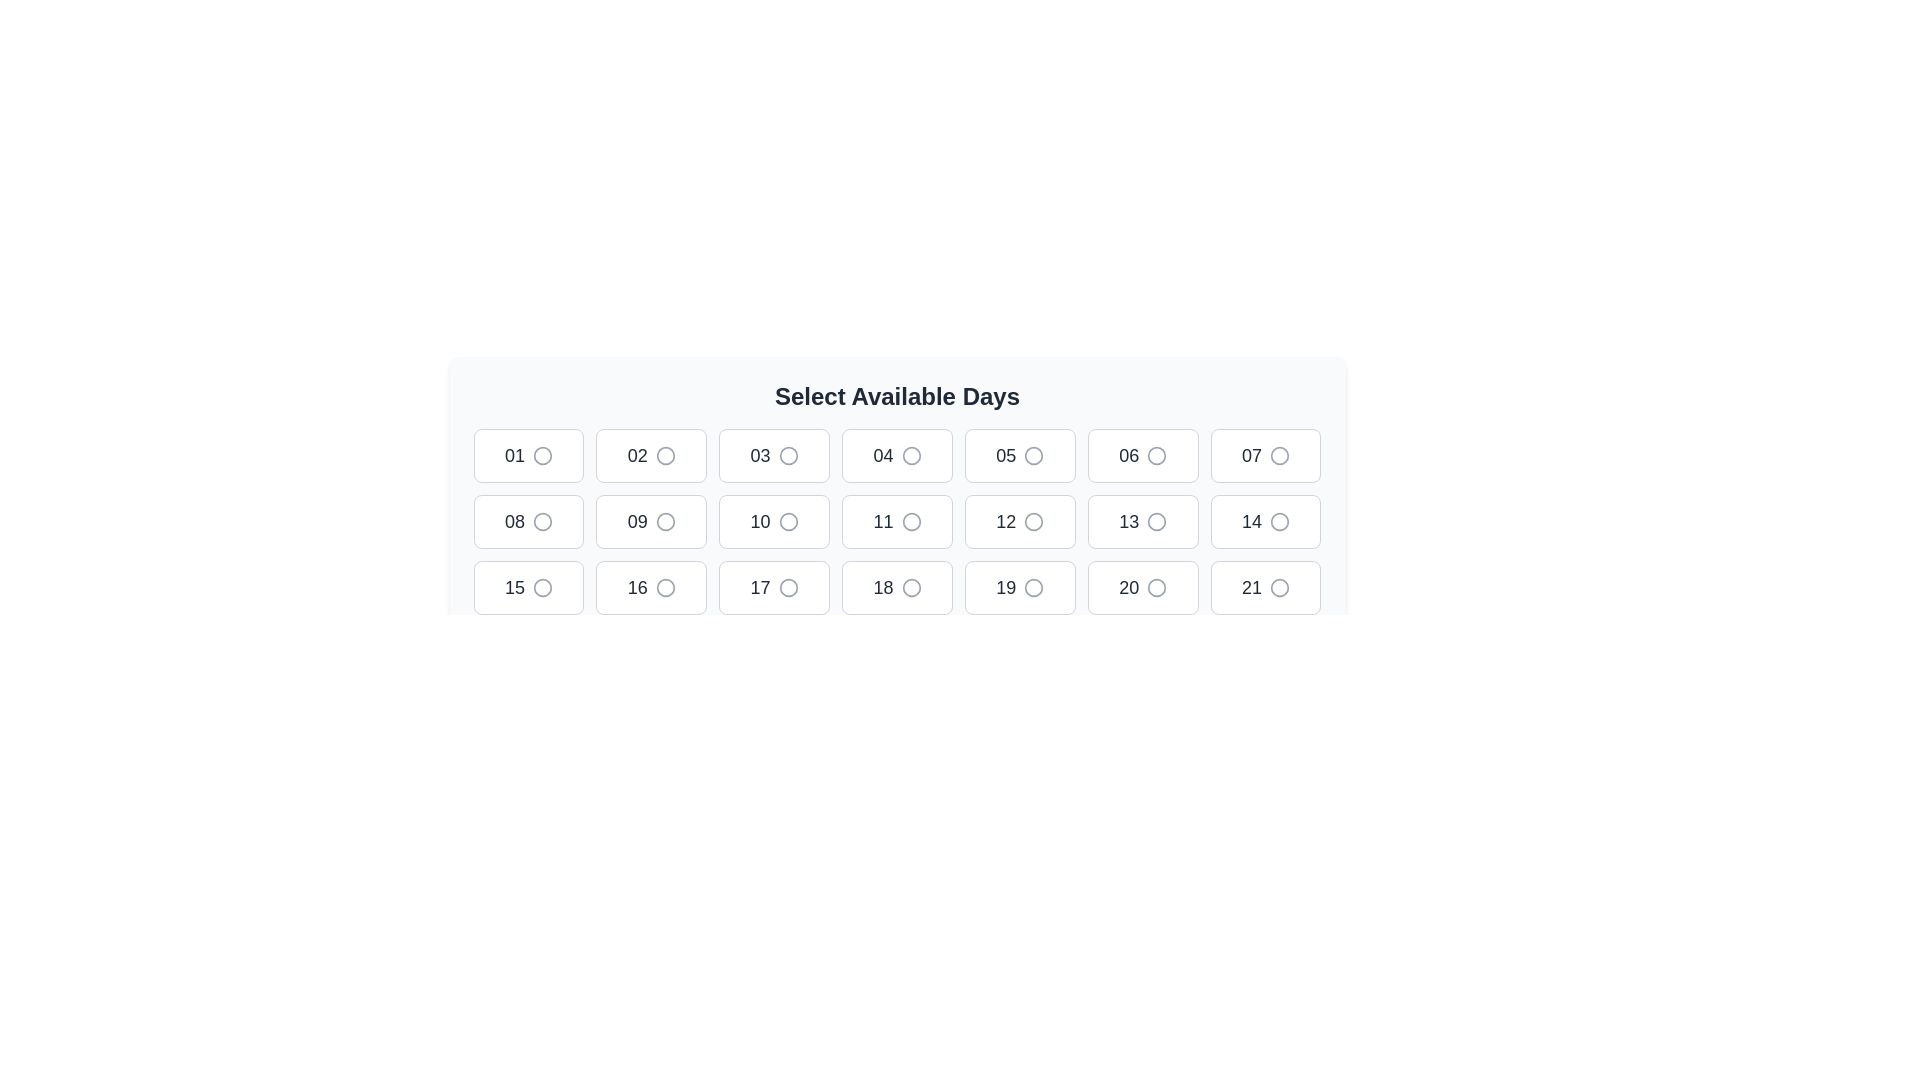 The image size is (1920, 1080). Describe the element at coordinates (896, 455) in the screenshot. I see `the Interactive selection button labeled '04'` at that location.